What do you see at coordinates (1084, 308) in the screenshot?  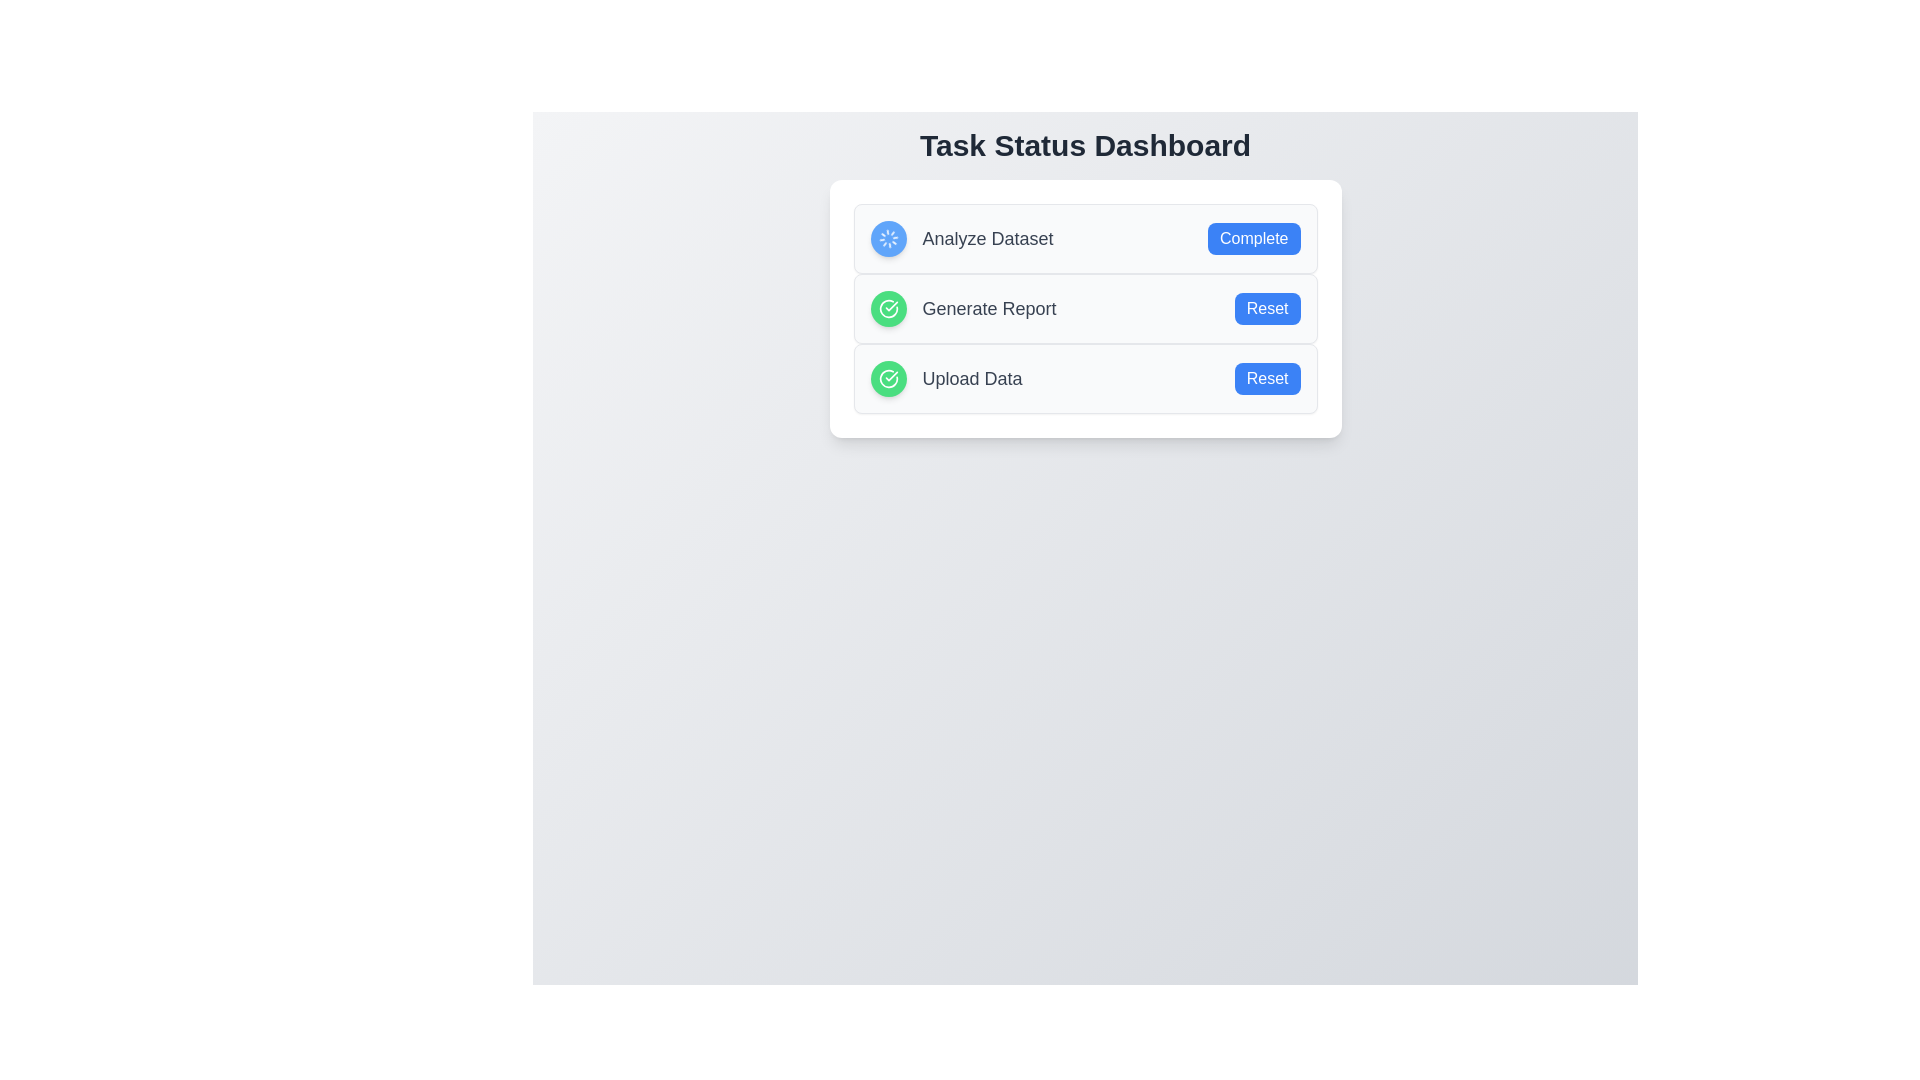 I see `the task item labeled 'Generate Report'` at bounding box center [1084, 308].